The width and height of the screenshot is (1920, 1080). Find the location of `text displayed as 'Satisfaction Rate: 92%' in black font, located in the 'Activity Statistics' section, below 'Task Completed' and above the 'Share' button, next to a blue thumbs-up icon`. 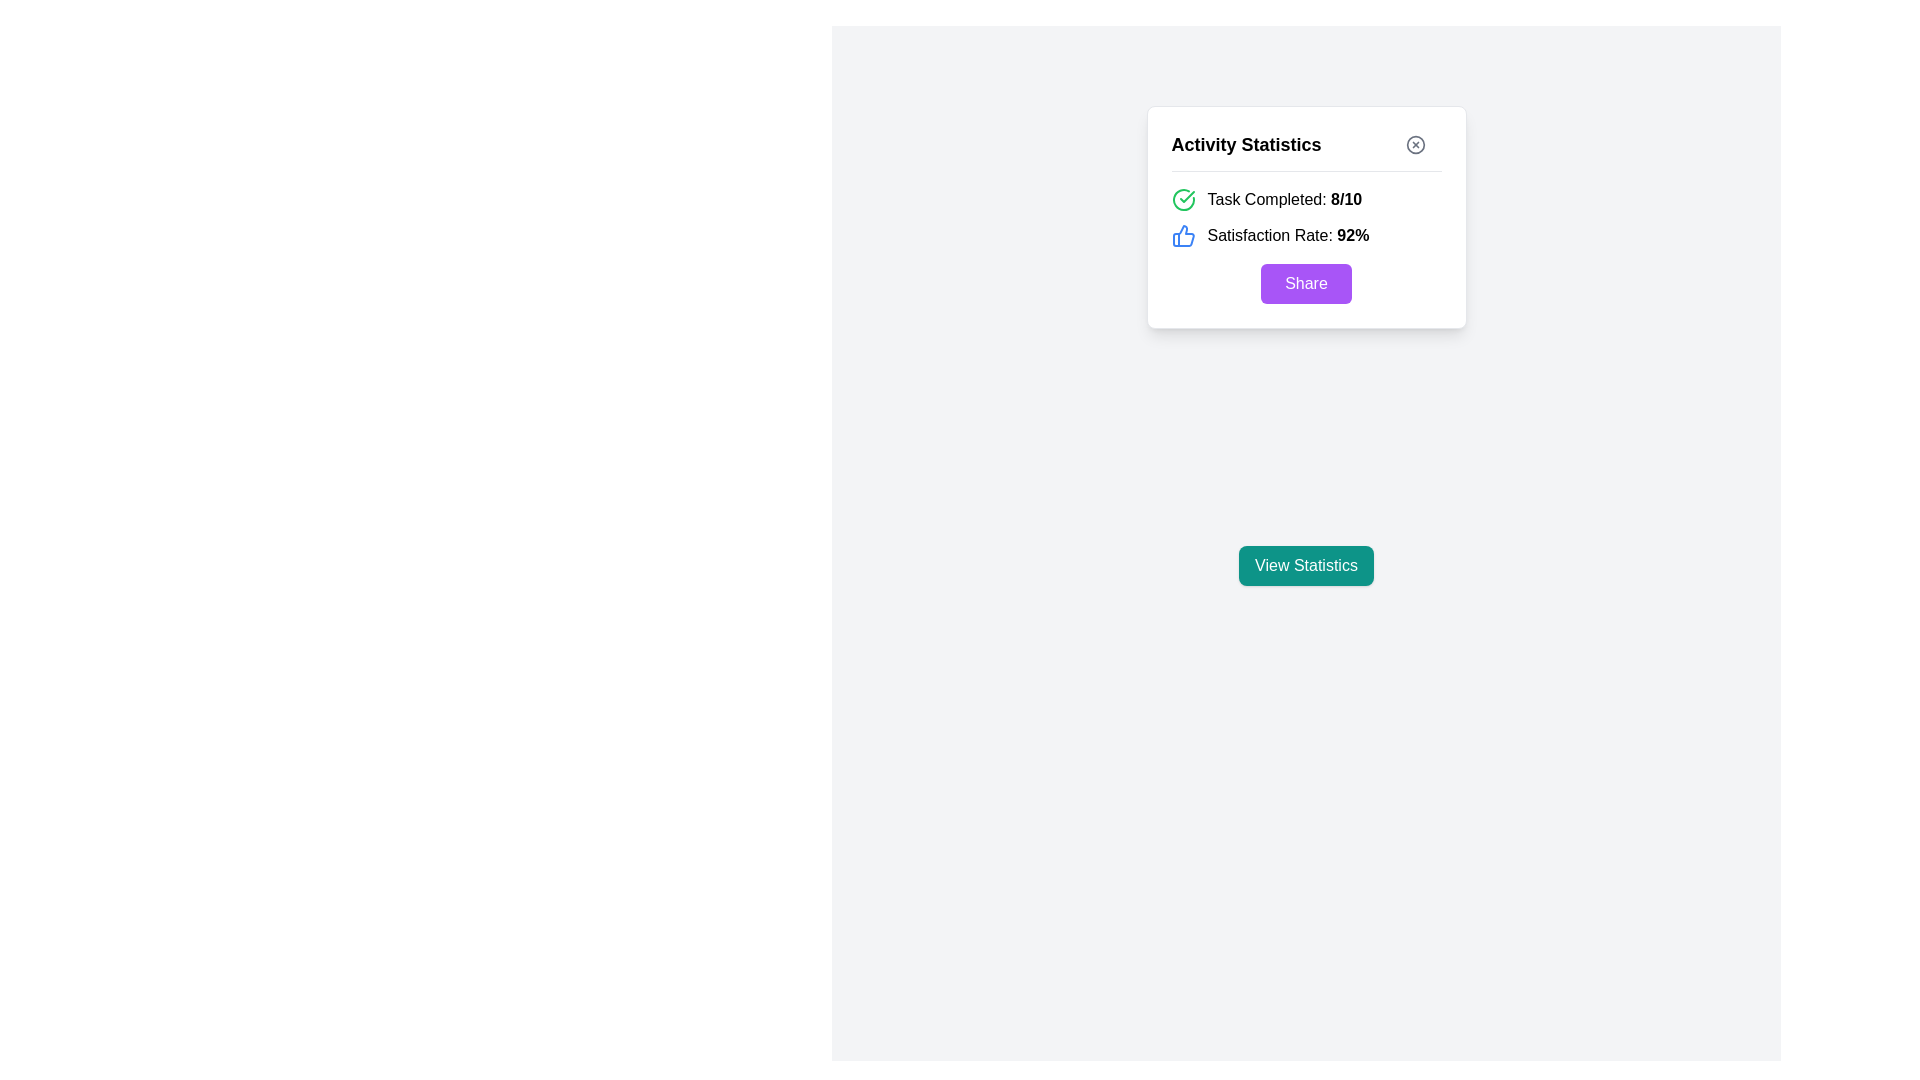

text displayed as 'Satisfaction Rate: 92%' in black font, located in the 'Activity Statistics' section, below 'Task Completed' and above the 'Share' button, next to a blue thumbs-up icon is located at coordinates (1288, 234).